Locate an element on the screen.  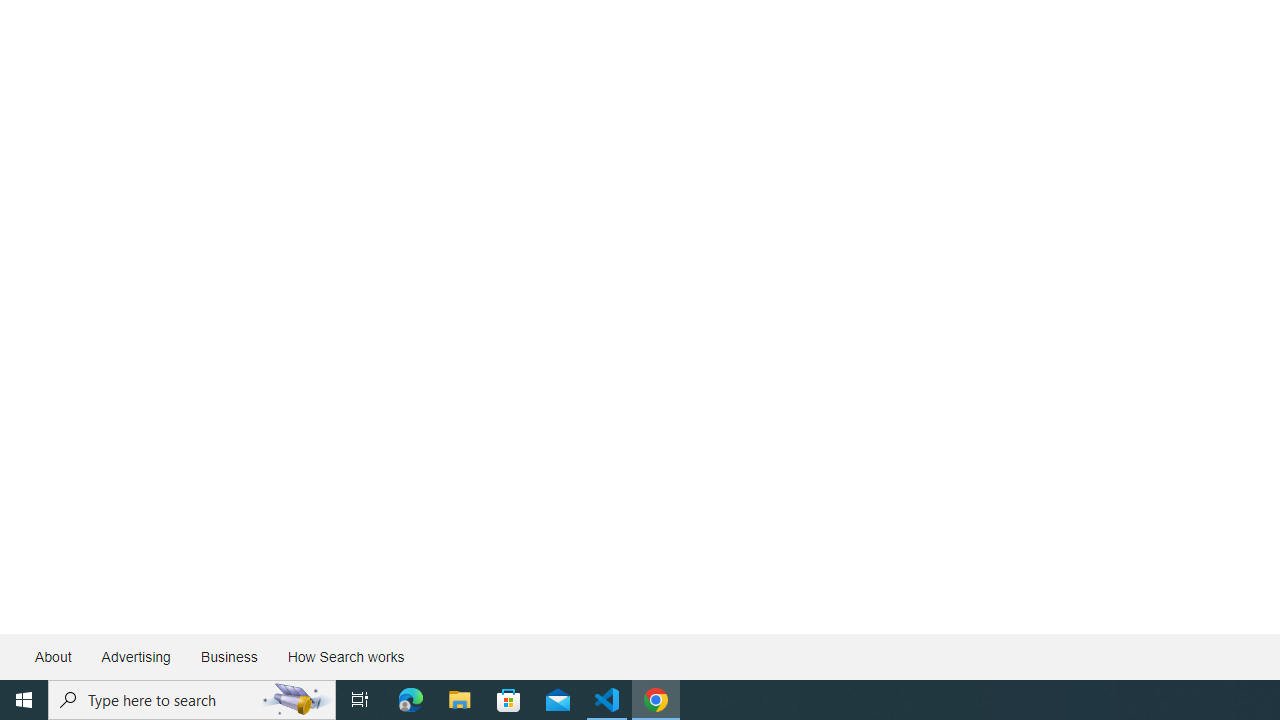
'Business' is located at coordinates (229, 657).